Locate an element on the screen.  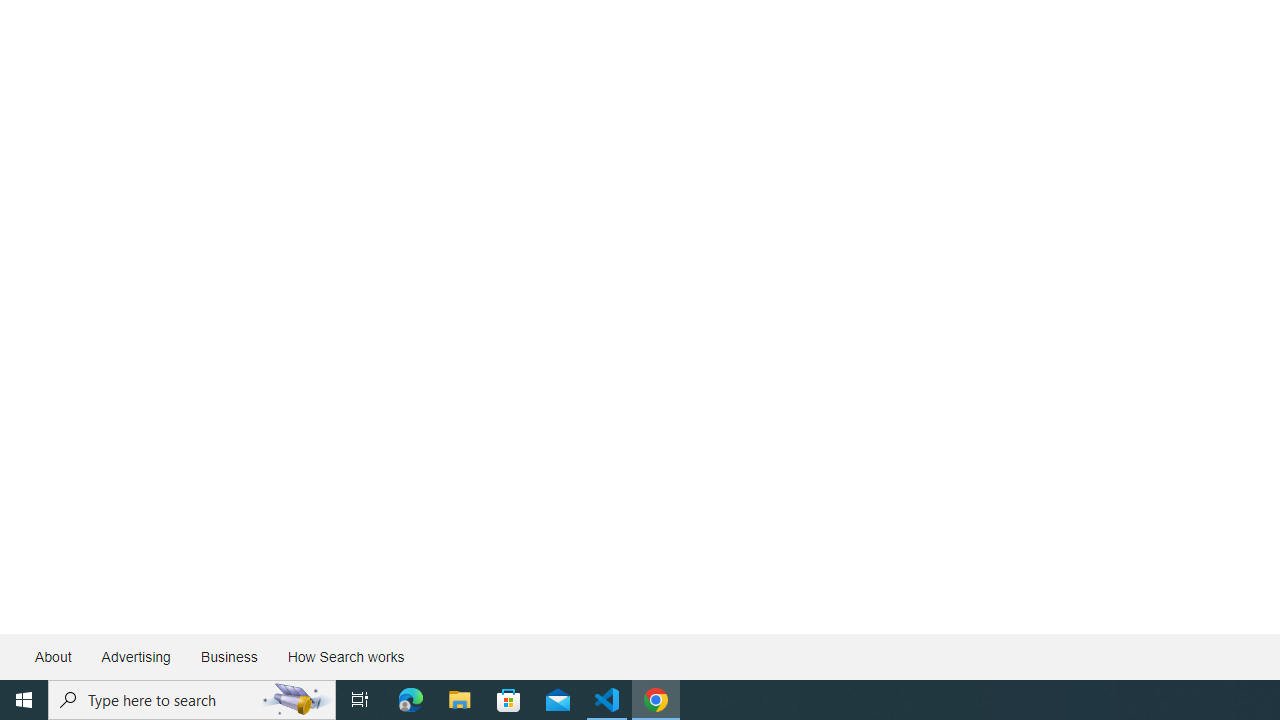
'Business' is located at coordinates (229, 657).